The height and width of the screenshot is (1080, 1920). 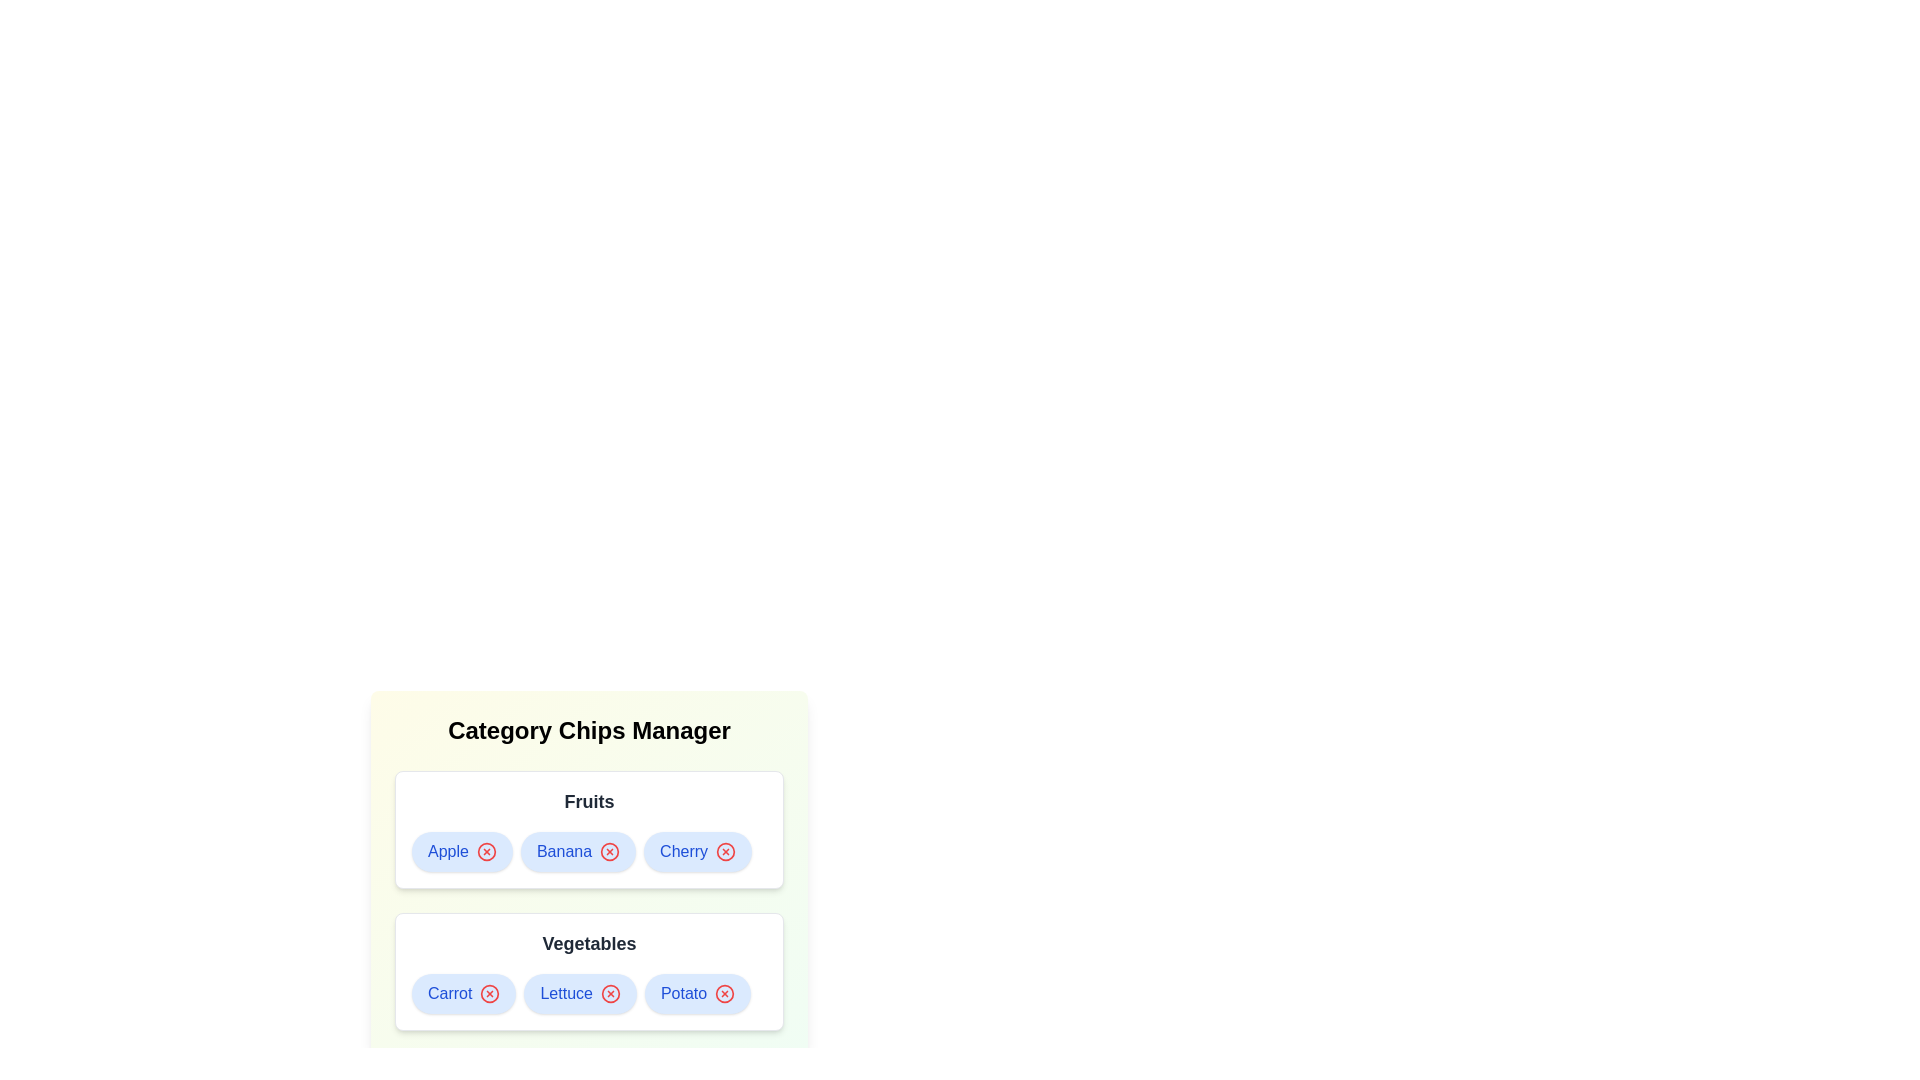 I want to click on the chip labeled Lettuce to observe its hover effect, so click(x=579, y=994).